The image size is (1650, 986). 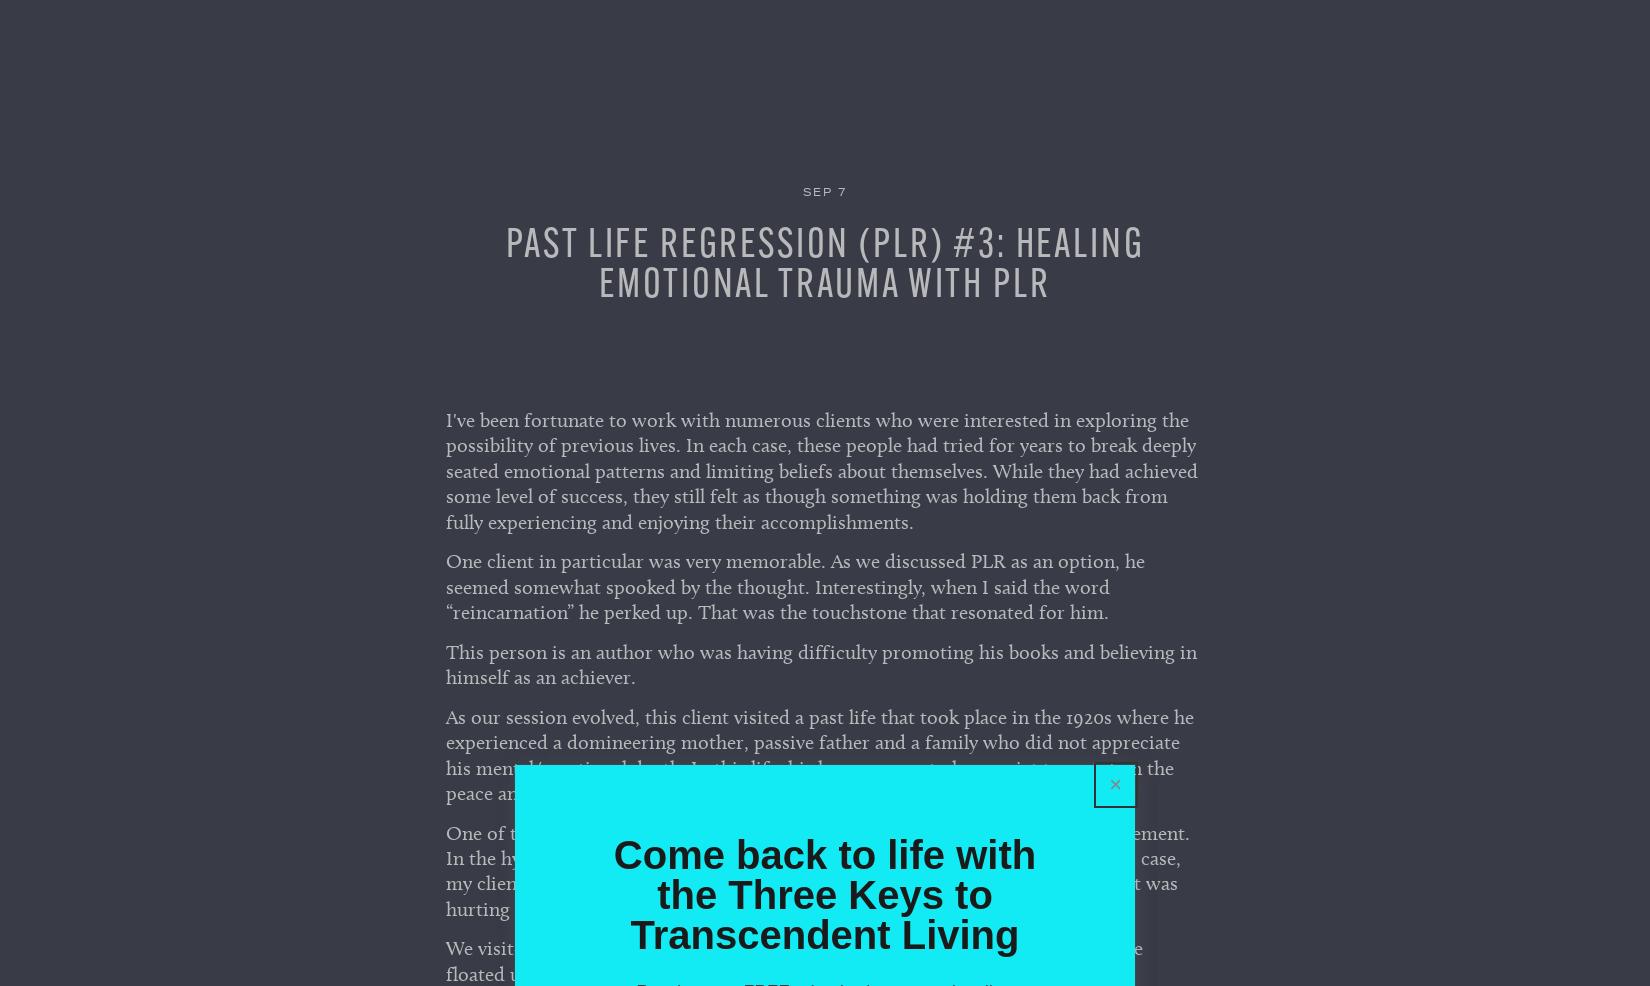 I want to click on 'As our session evolved, this client visited a past life that took place in the 1920s where he experienced a domineering mother, passive father and a family who did not appreciate his mental/emotional depth. In this life, his lessons were to keep quiet to maintain the peace and put his desires second to those of others. In short, he didn't matter.', so click(x=818, y=760).